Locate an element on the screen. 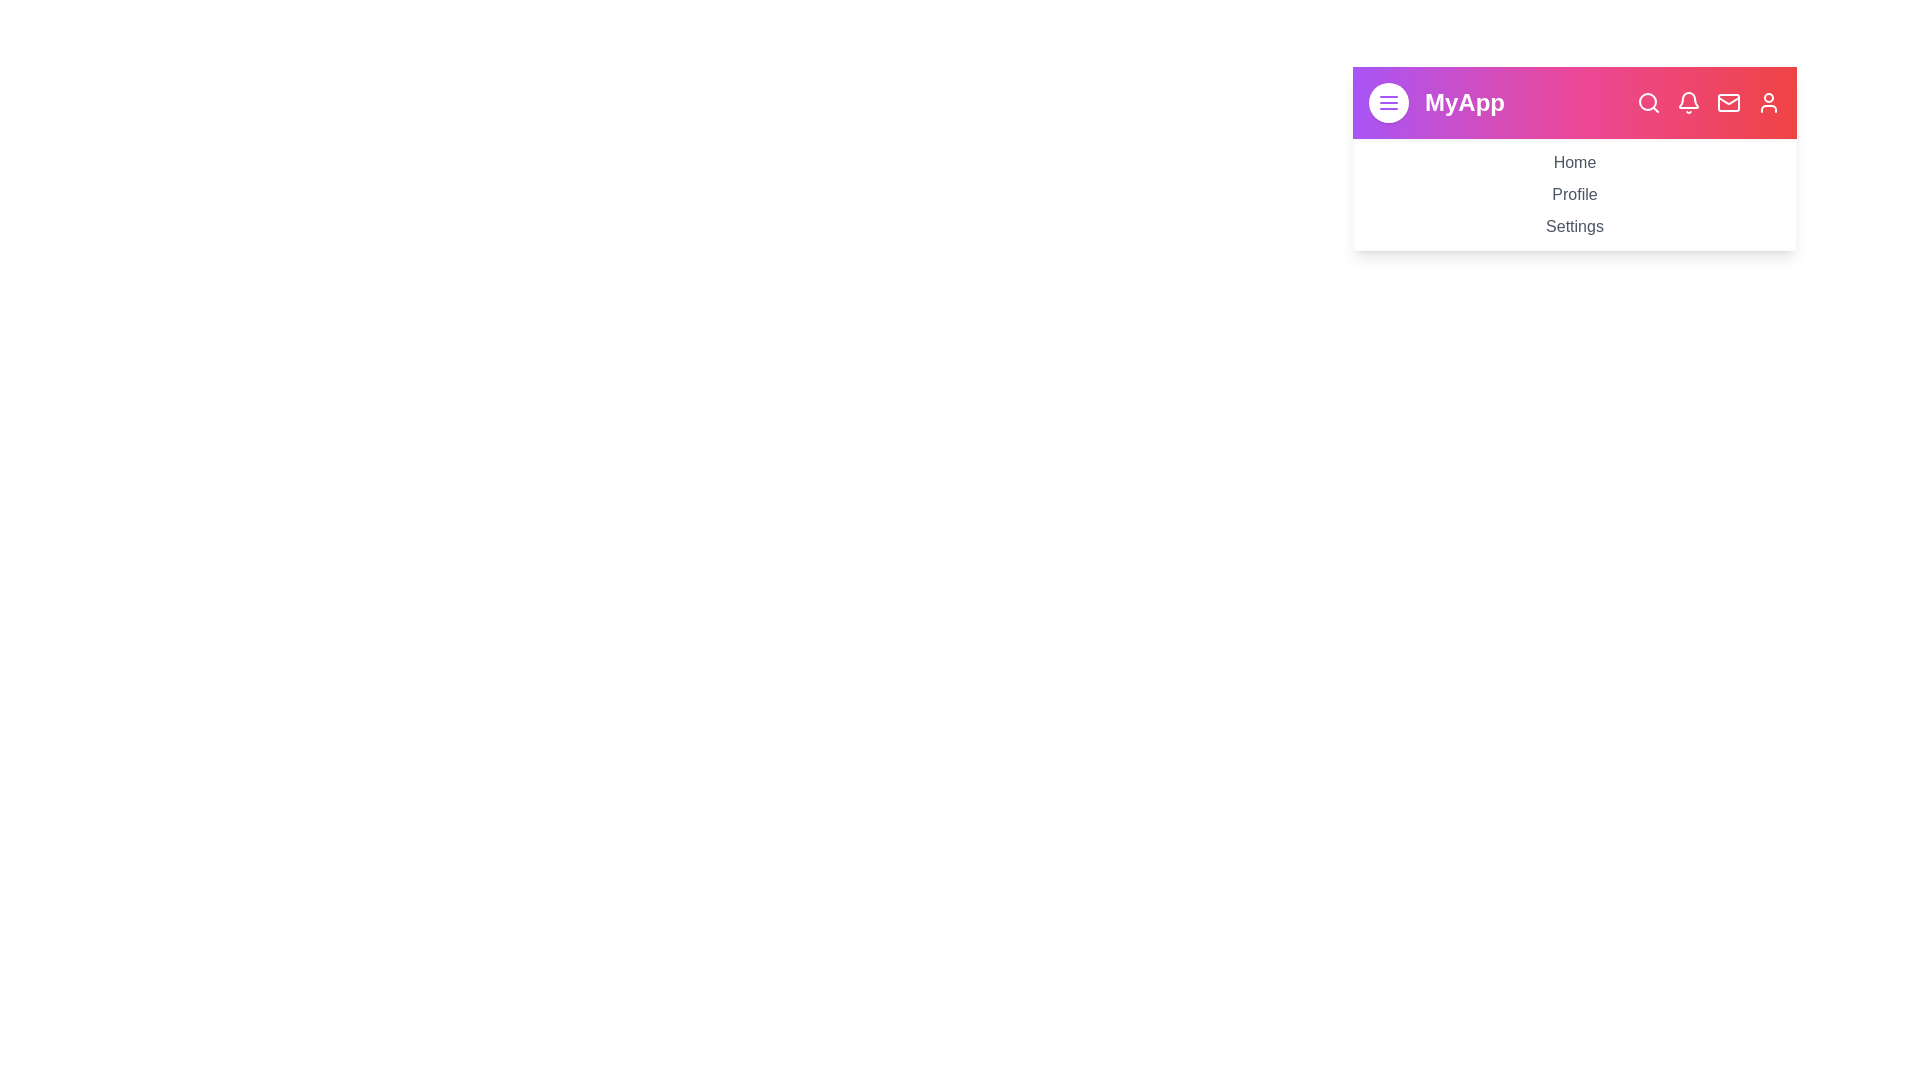 The height and width of the screenshot is (1080, 1920). the navigation bar icon corresponding to Profile is located at coordinates (1769, 103).